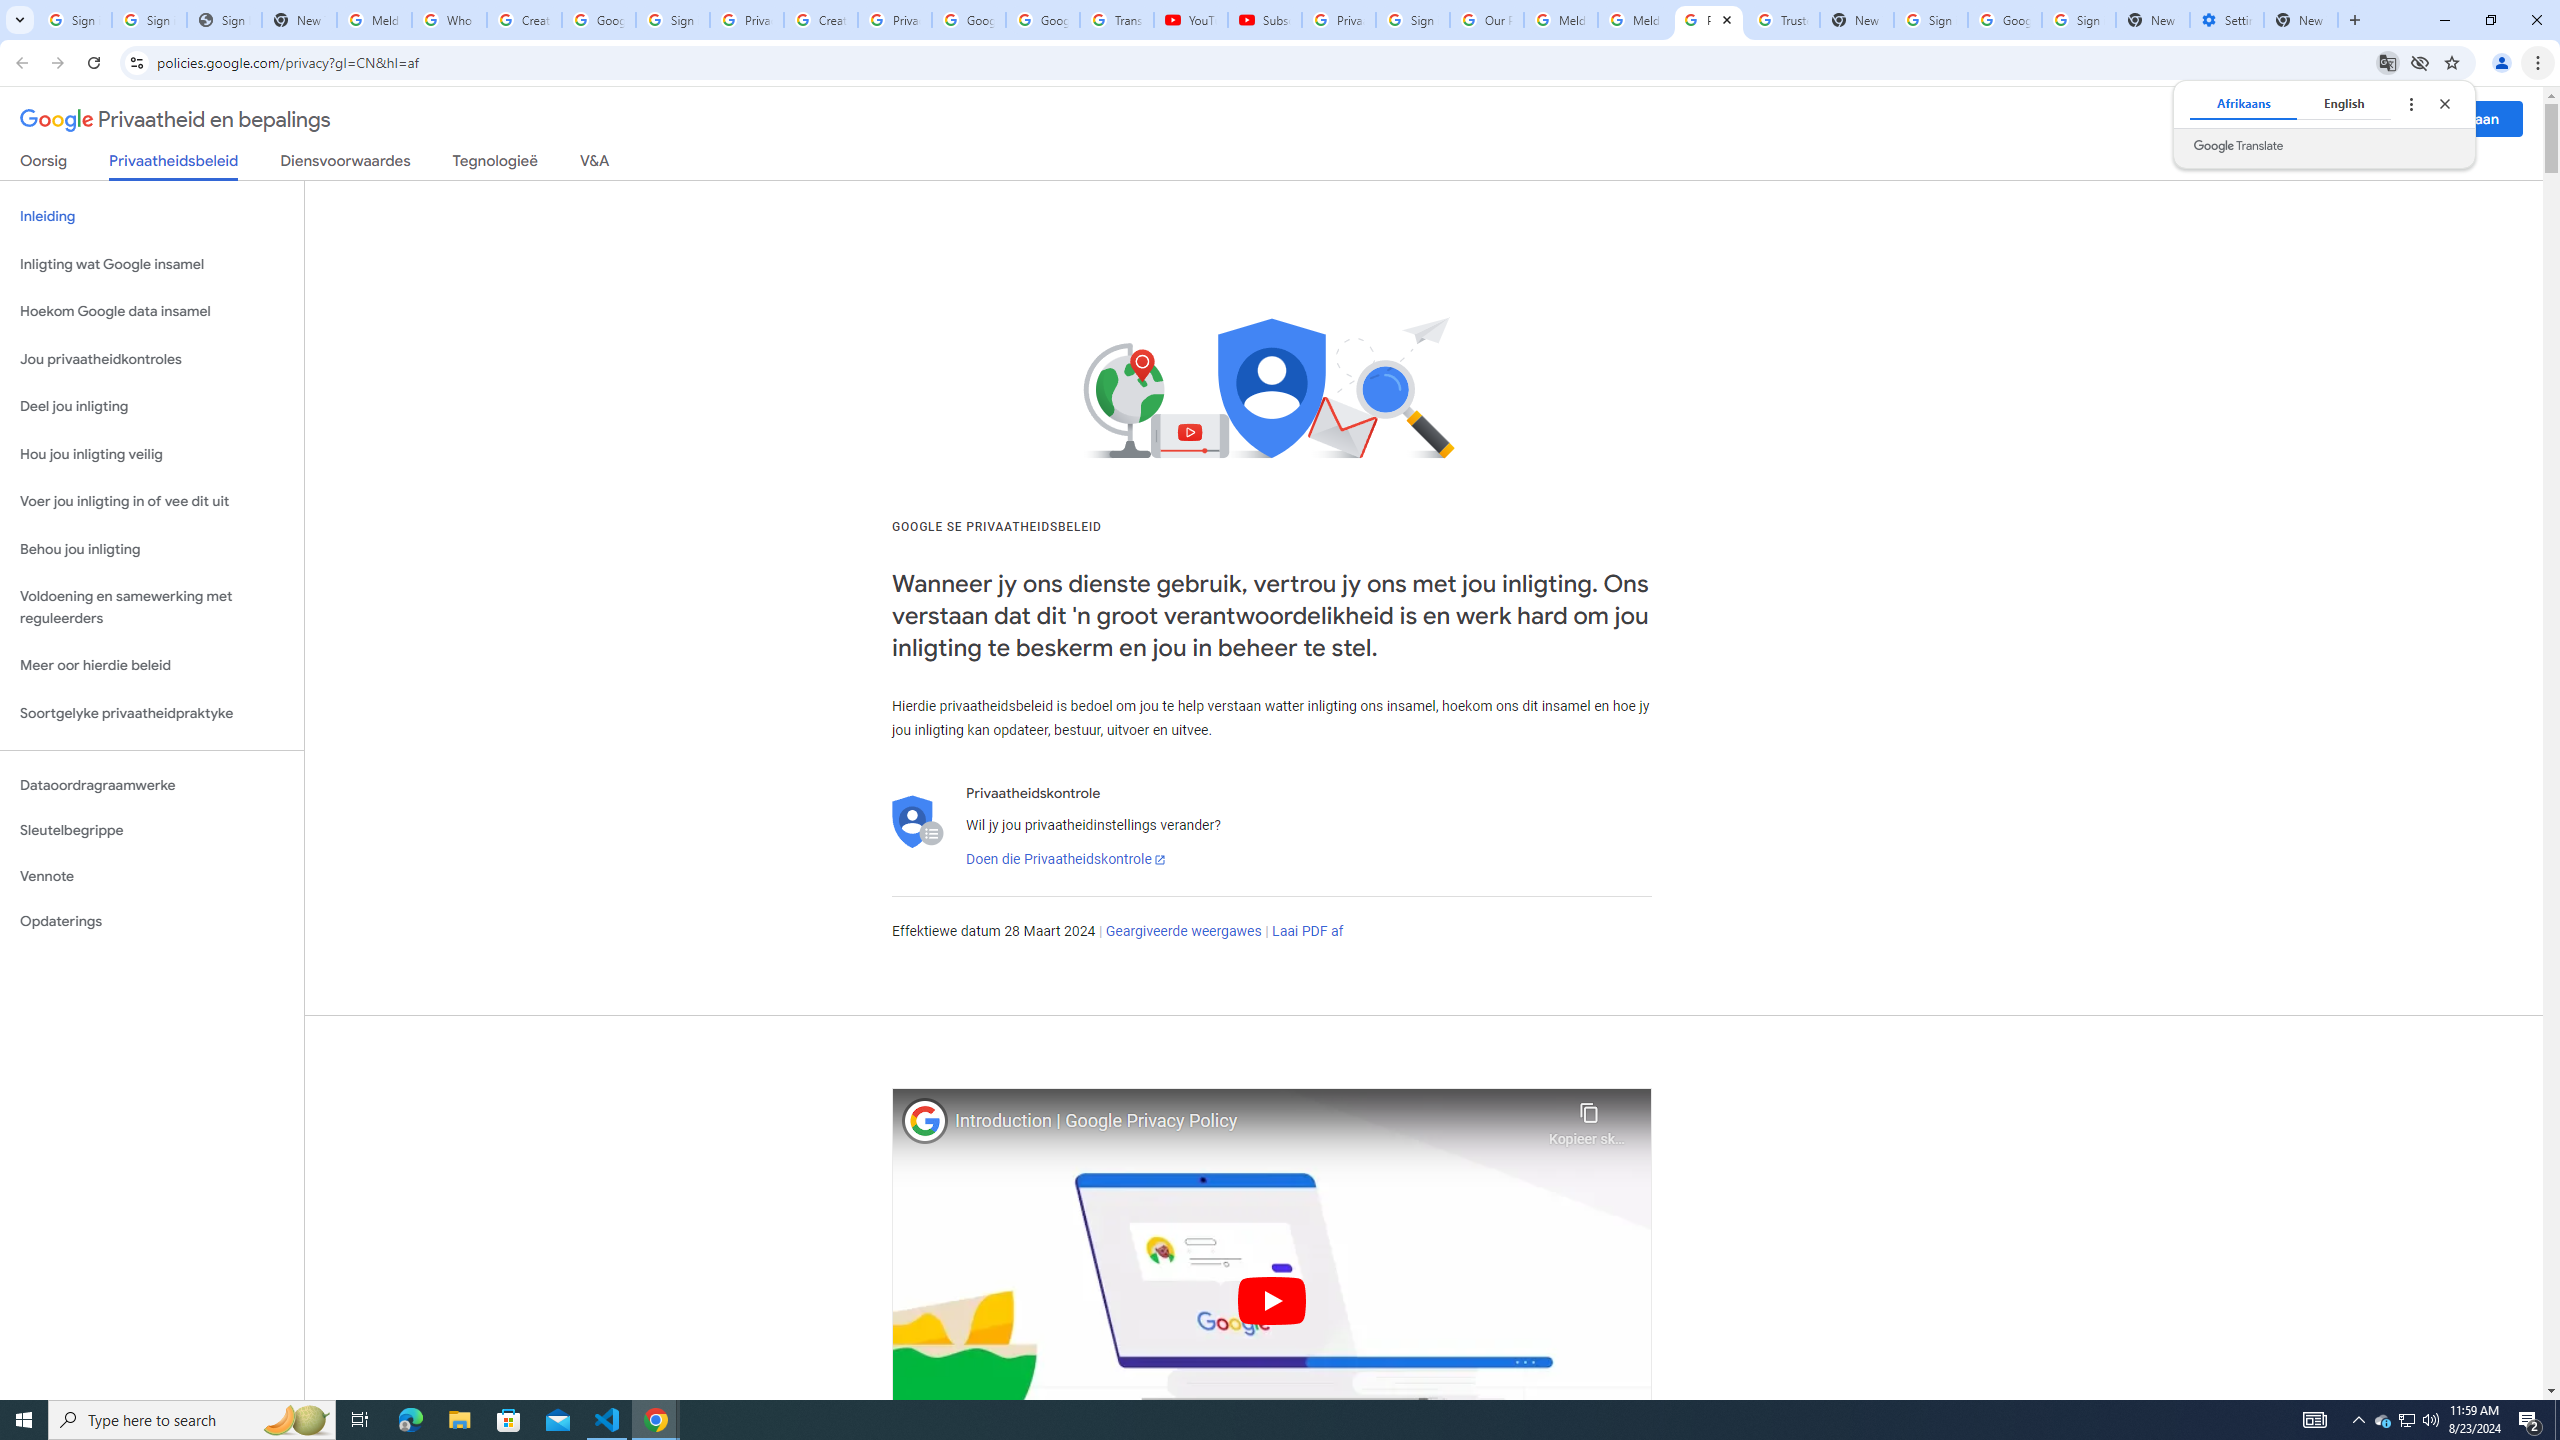 The height and width of the screenshot is (1440, 2560). I want to click on 'Translate this page', so click(2388, 61).